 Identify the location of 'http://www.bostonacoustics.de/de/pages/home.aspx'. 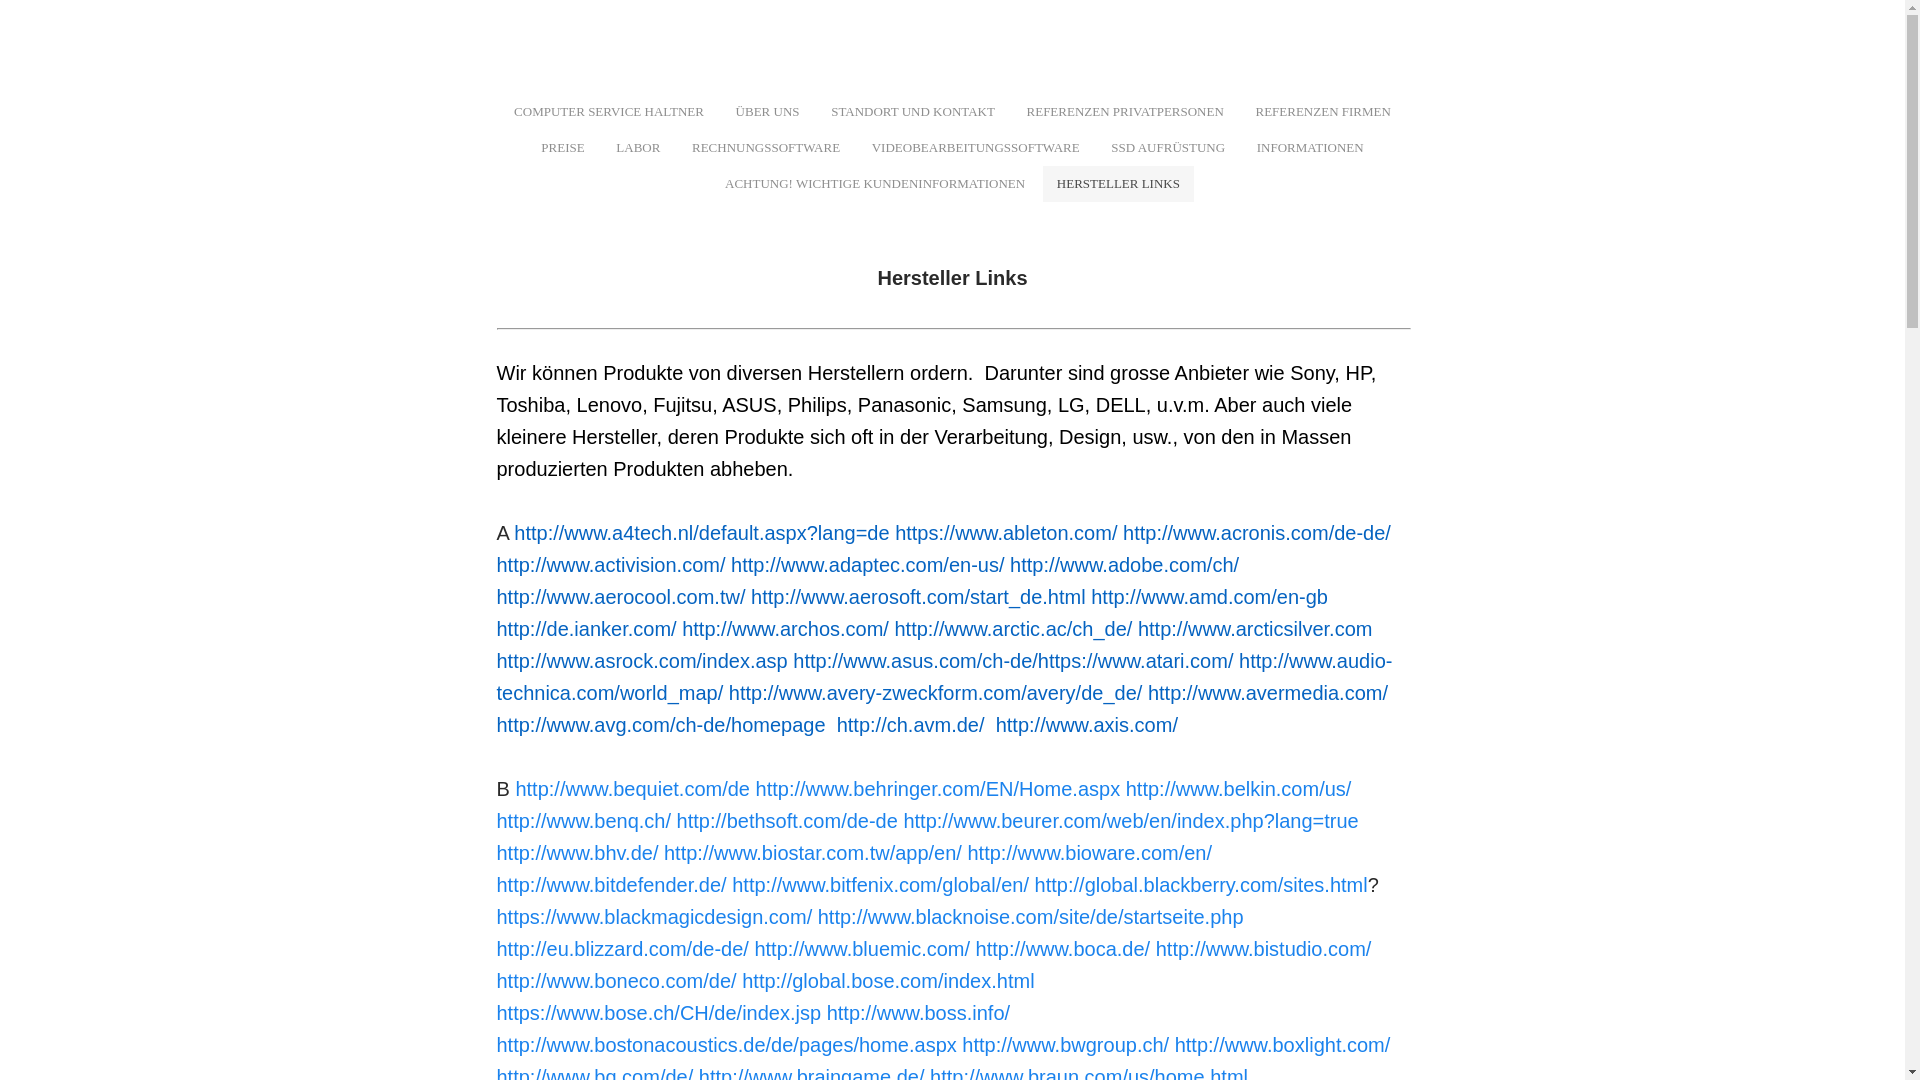
(724, 1044).